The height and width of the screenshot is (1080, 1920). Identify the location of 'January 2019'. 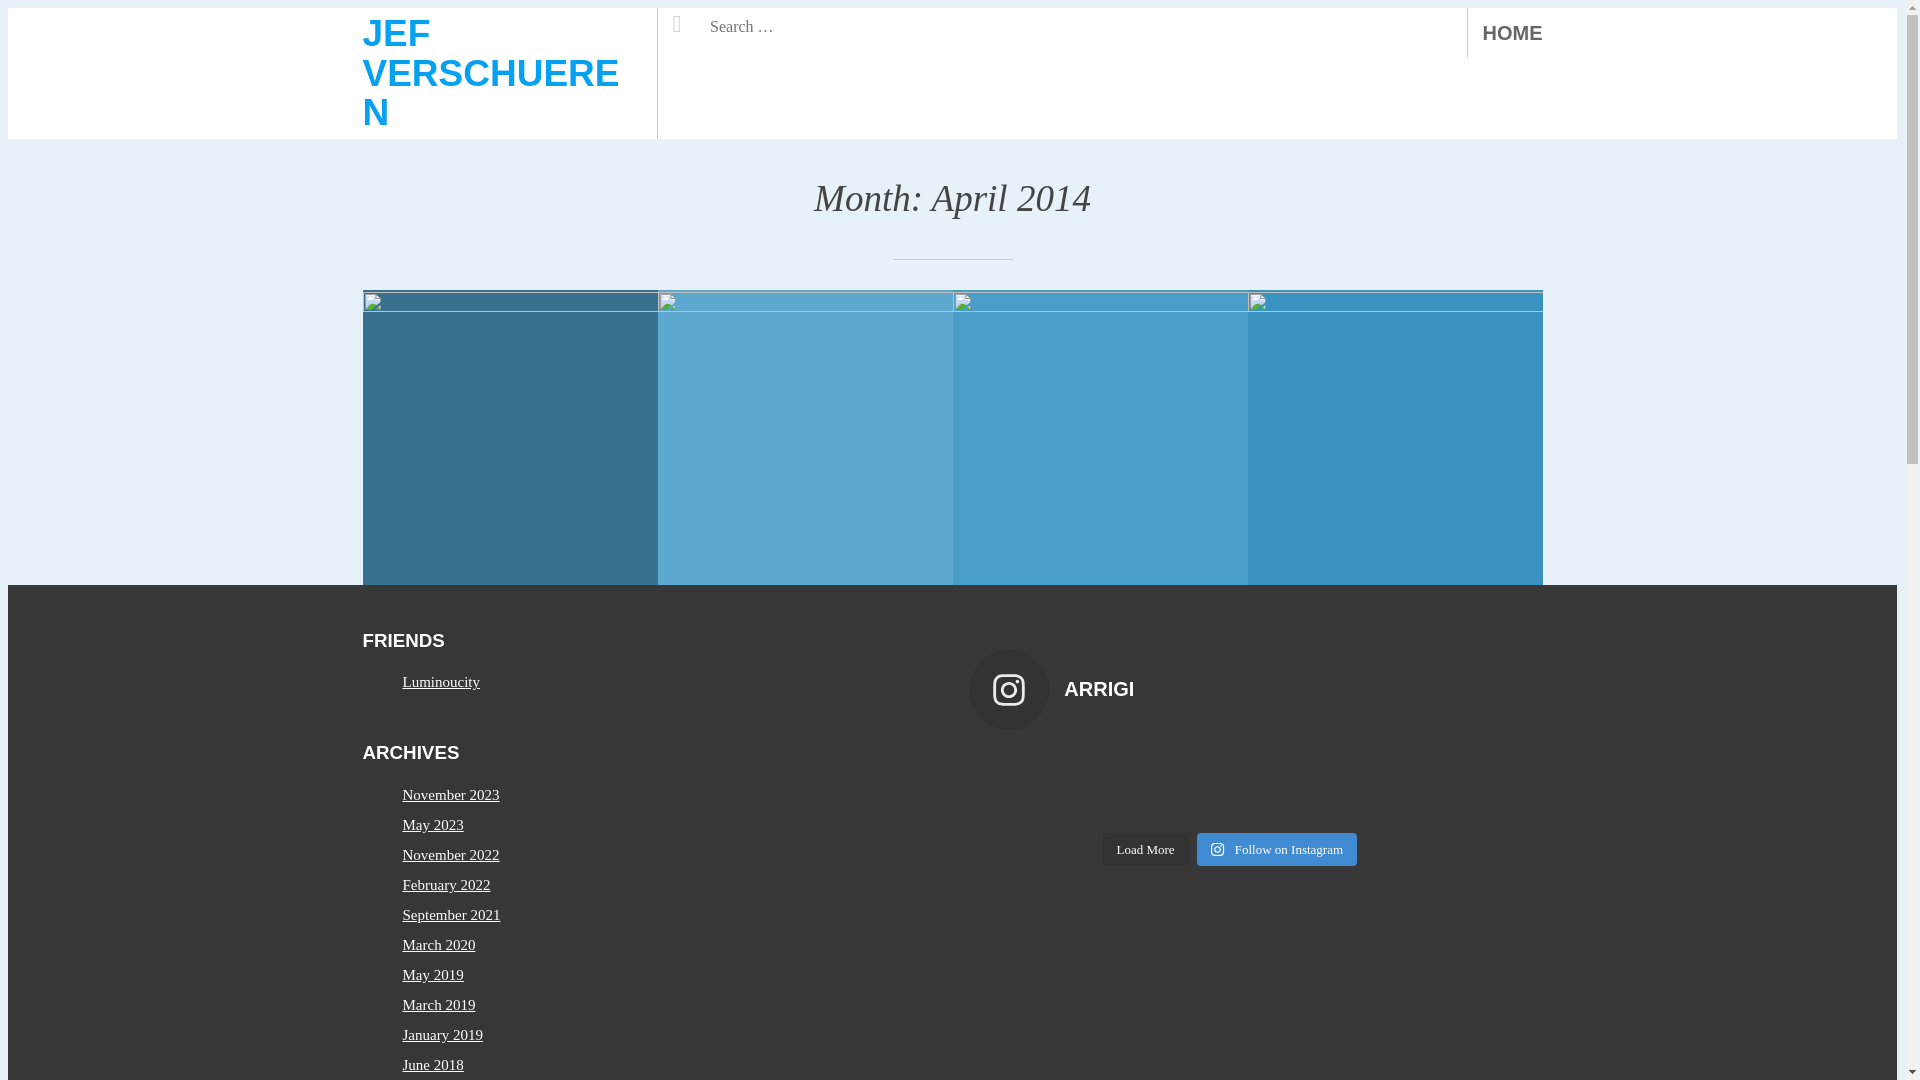
(401, 1034).